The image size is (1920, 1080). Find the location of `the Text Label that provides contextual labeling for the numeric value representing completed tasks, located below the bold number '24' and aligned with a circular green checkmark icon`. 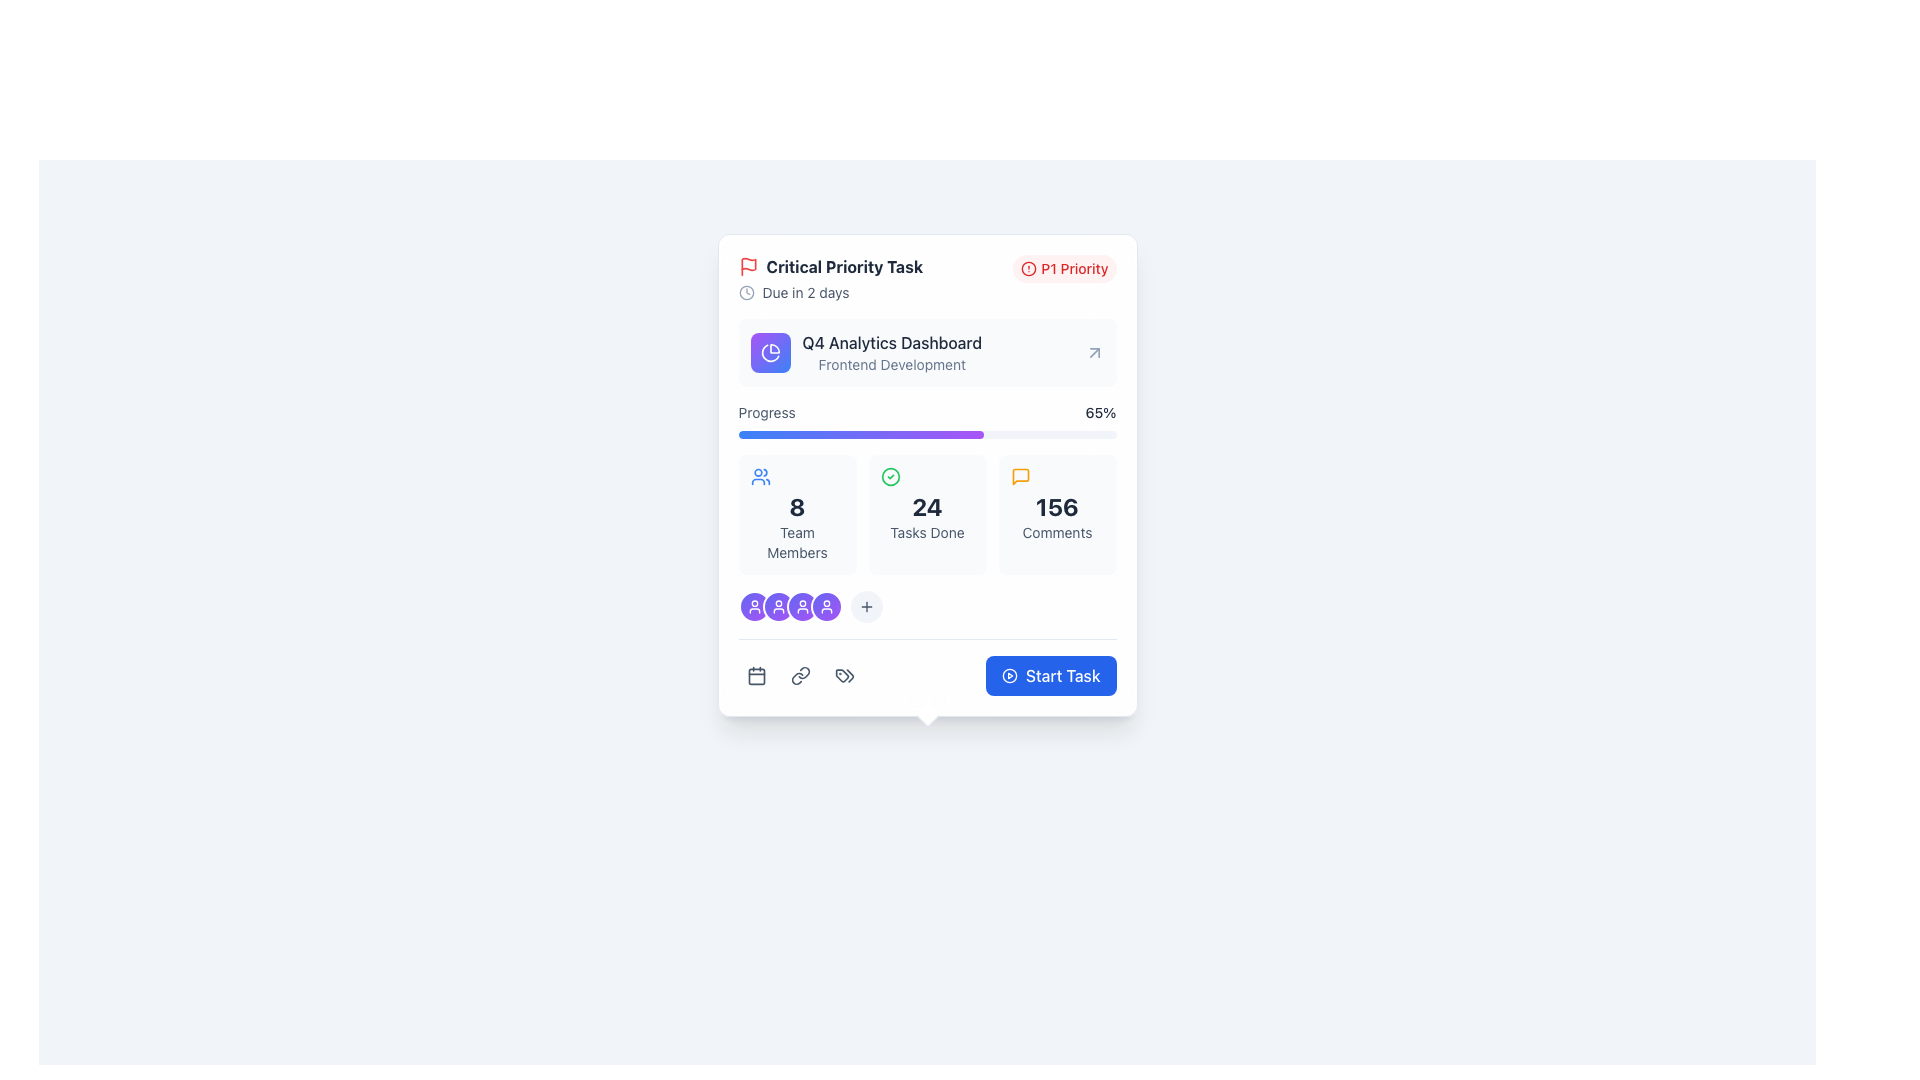

the Text Label that provides contextual labeling for the numeric value representing completed tasks, located below the bold number '24' and aligned with a circular green checkmark icon is located at coordinates (926, 531).